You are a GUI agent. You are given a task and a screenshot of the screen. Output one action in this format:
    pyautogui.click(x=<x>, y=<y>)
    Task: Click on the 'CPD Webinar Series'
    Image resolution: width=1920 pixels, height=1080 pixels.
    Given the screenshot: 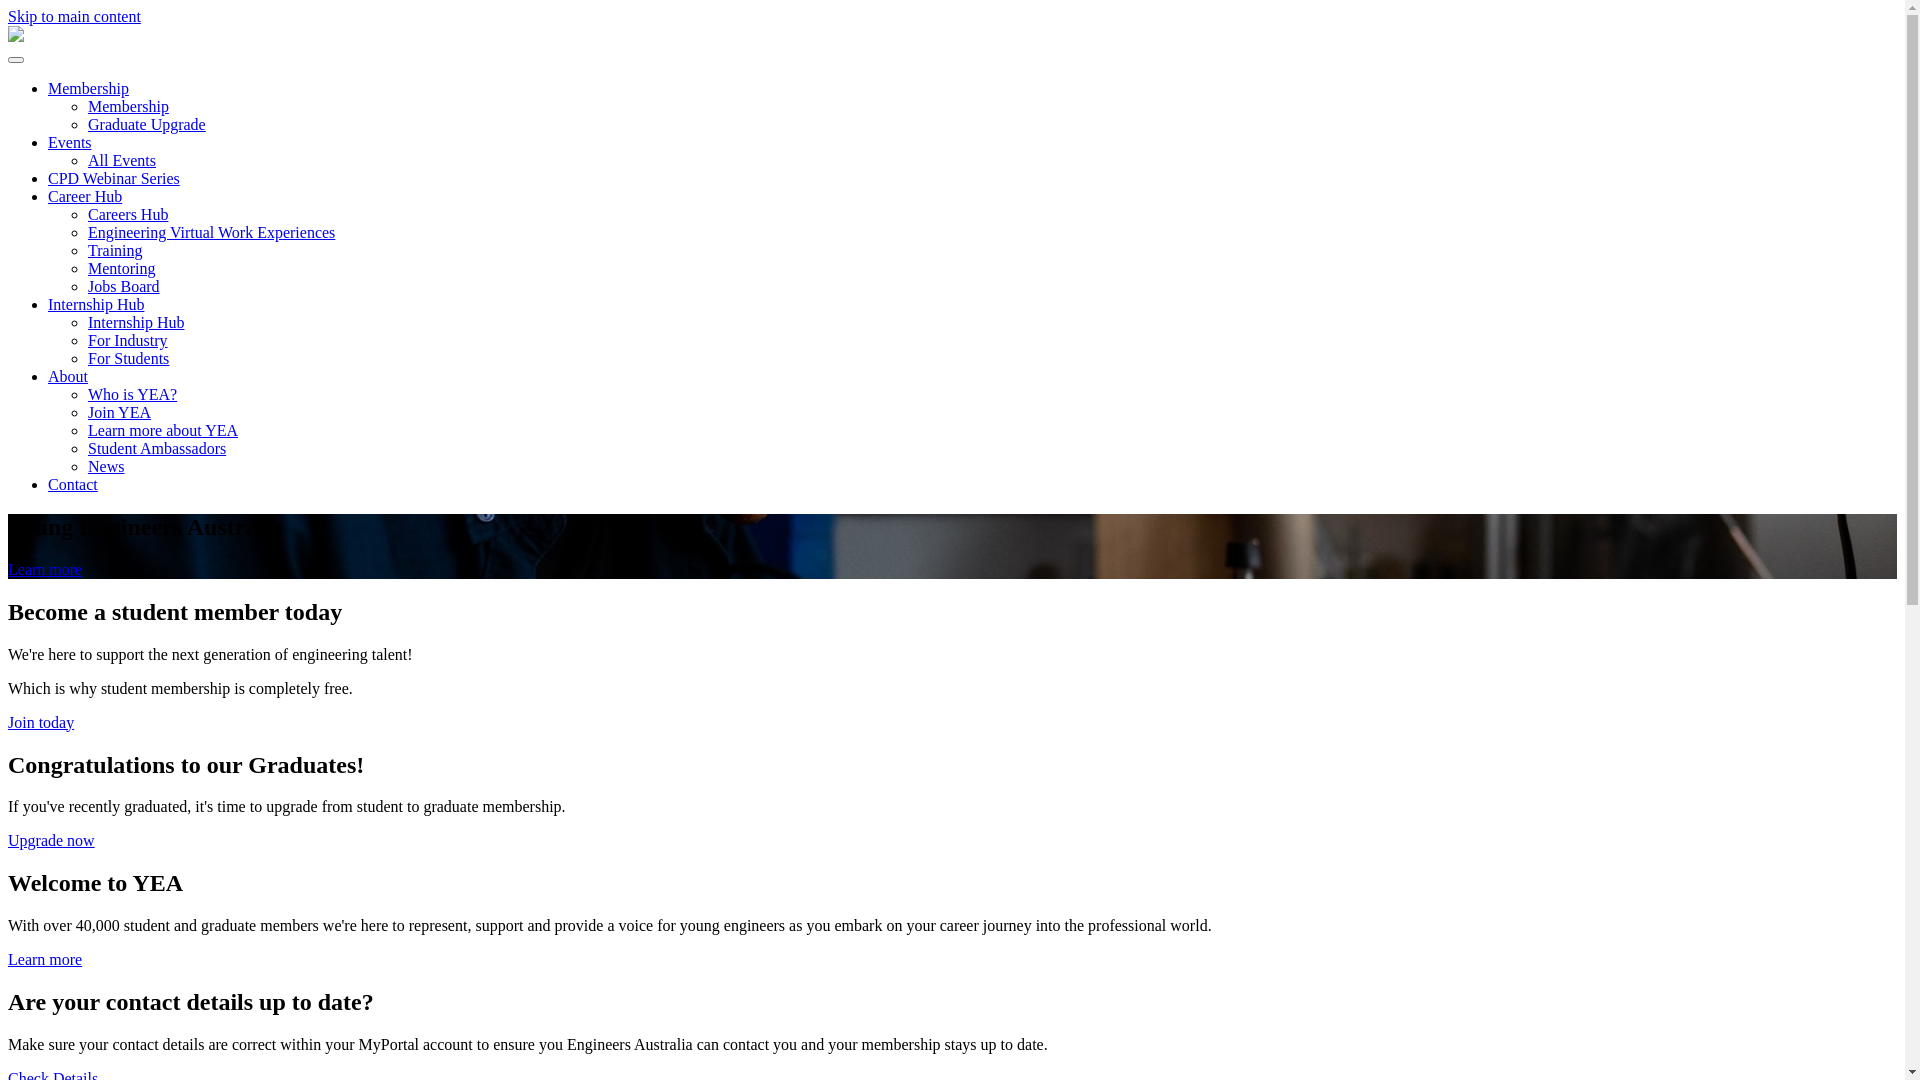 What is the action you would take?
    pyautogui.click(x=113, y=177)
    